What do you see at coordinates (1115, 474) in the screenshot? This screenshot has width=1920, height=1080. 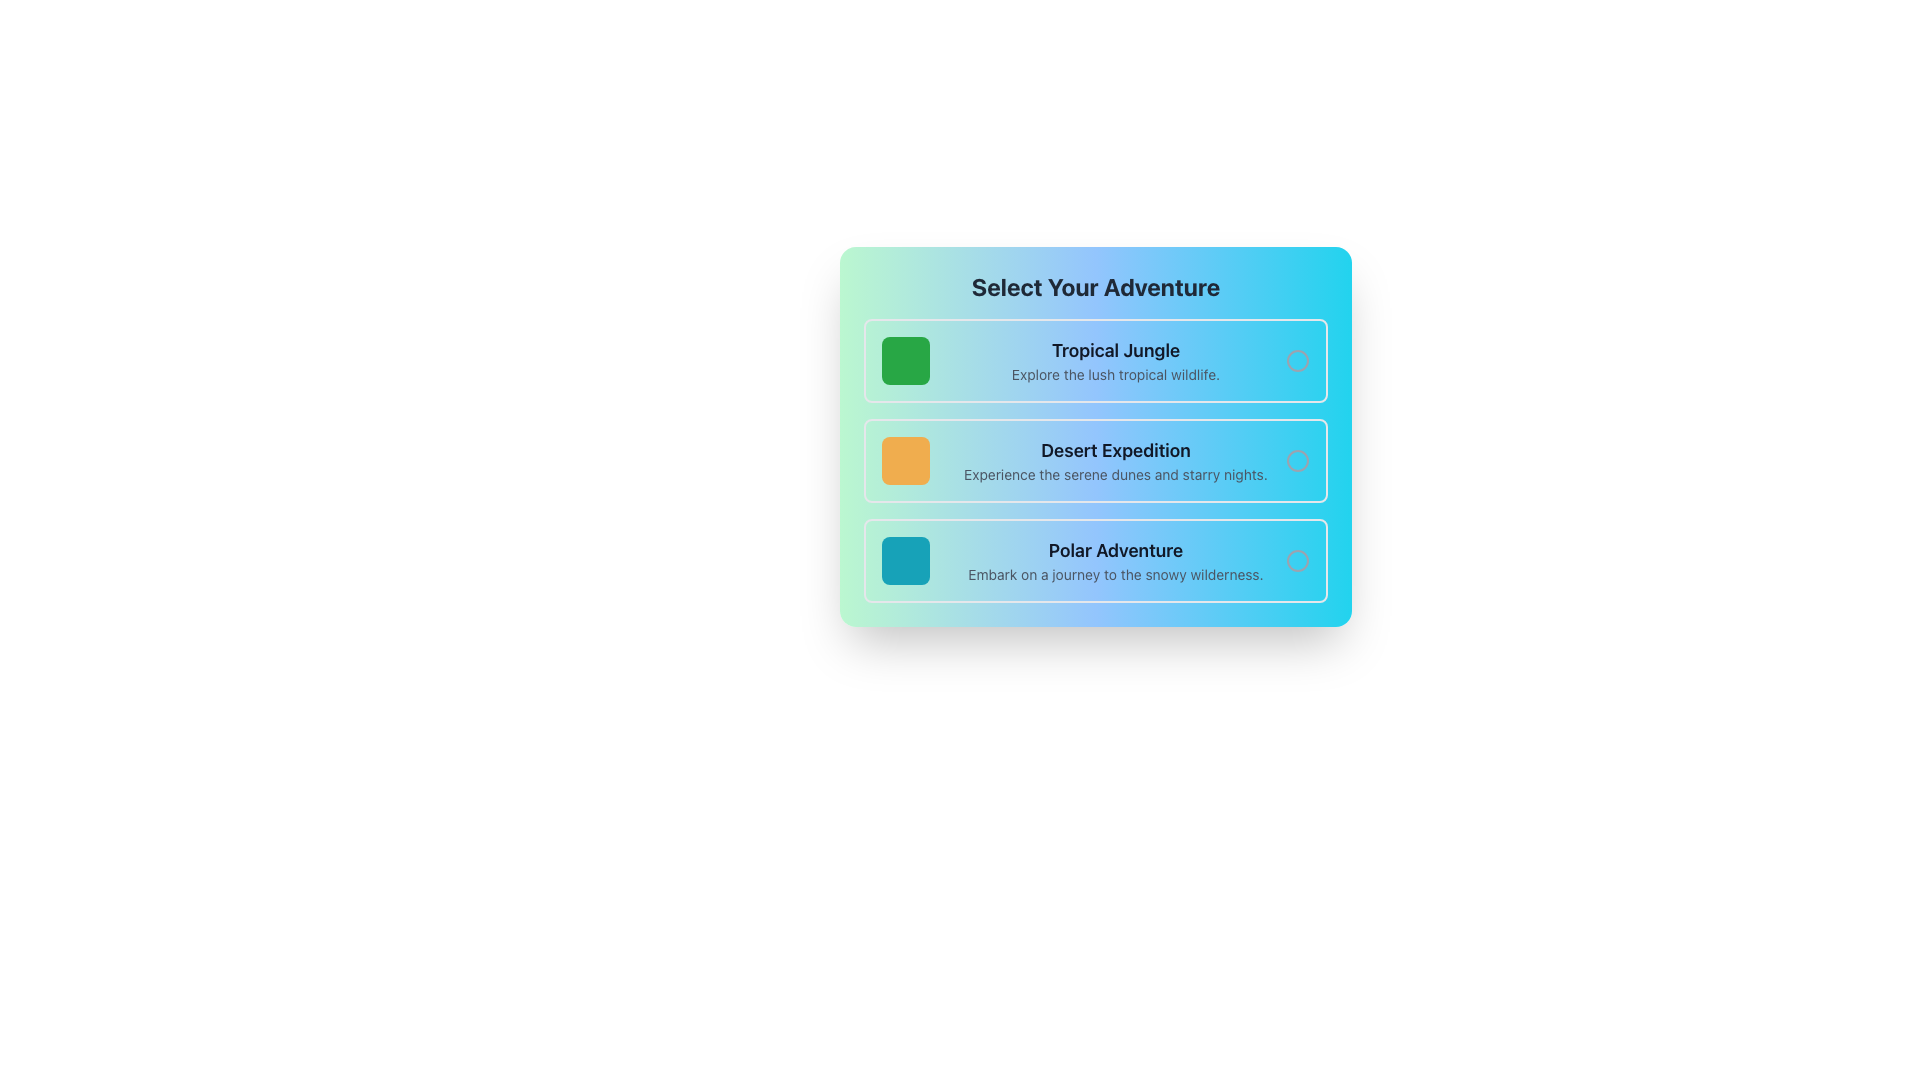 I see `the text paragraph that displays 'Experience the serene dunes and starry nights.' which is styled with a smaller font size and gray color, located beneath the title 'Desert Expedition'` at bounding box center [1115, 474].